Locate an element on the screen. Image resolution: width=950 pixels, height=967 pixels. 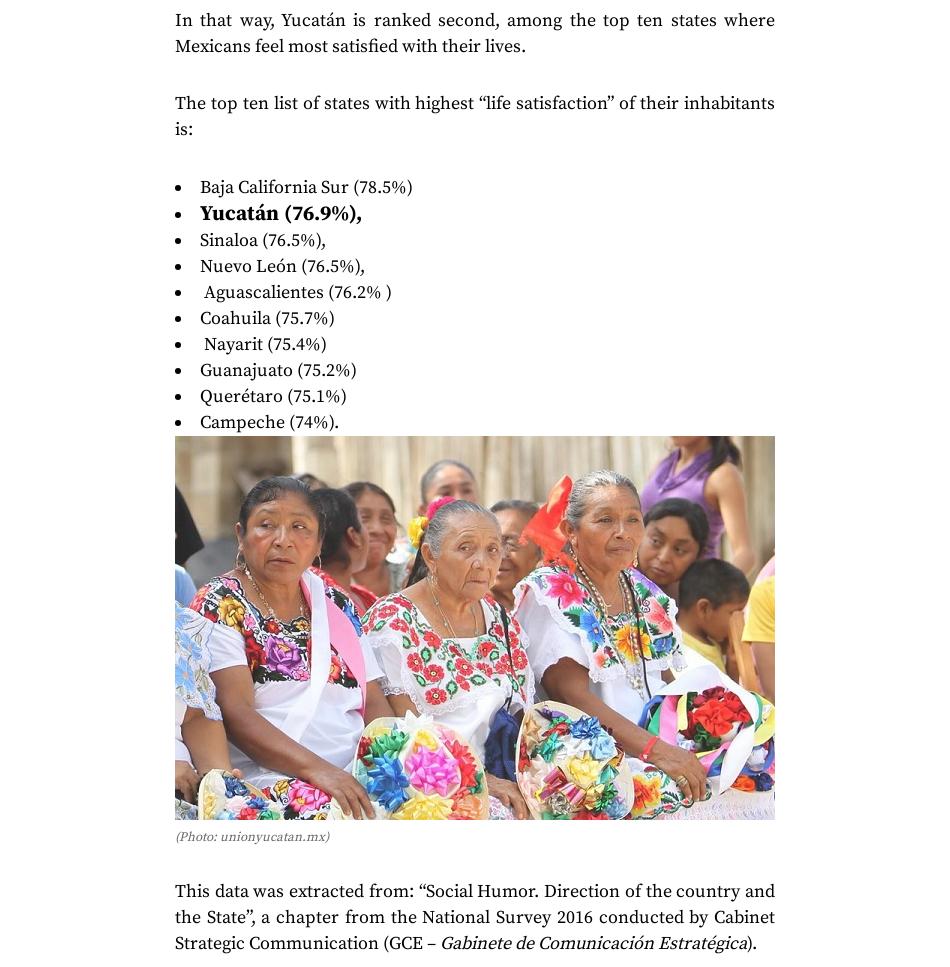
'Campeche (74%).' is located at coordinates (268, 420).